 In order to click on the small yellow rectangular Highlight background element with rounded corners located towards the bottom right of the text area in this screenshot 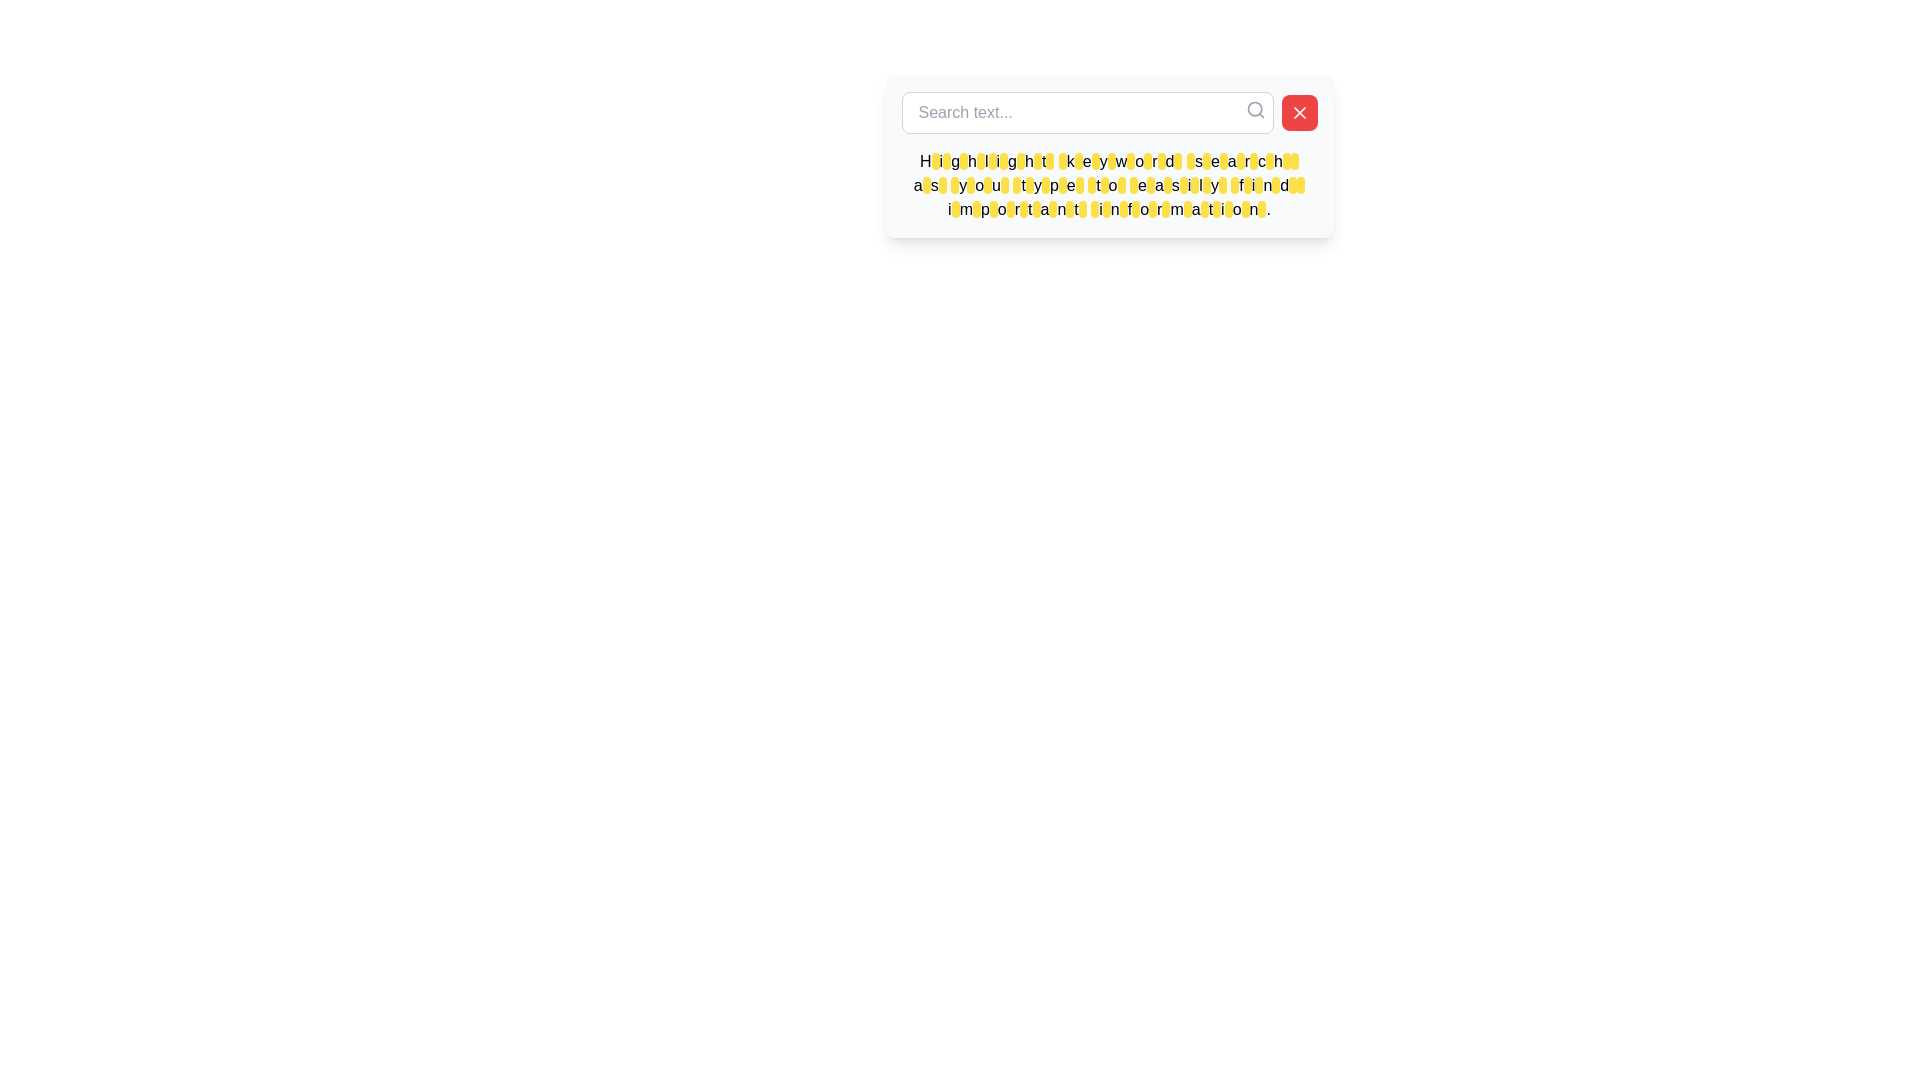, I will do `click(1024, 209)`.